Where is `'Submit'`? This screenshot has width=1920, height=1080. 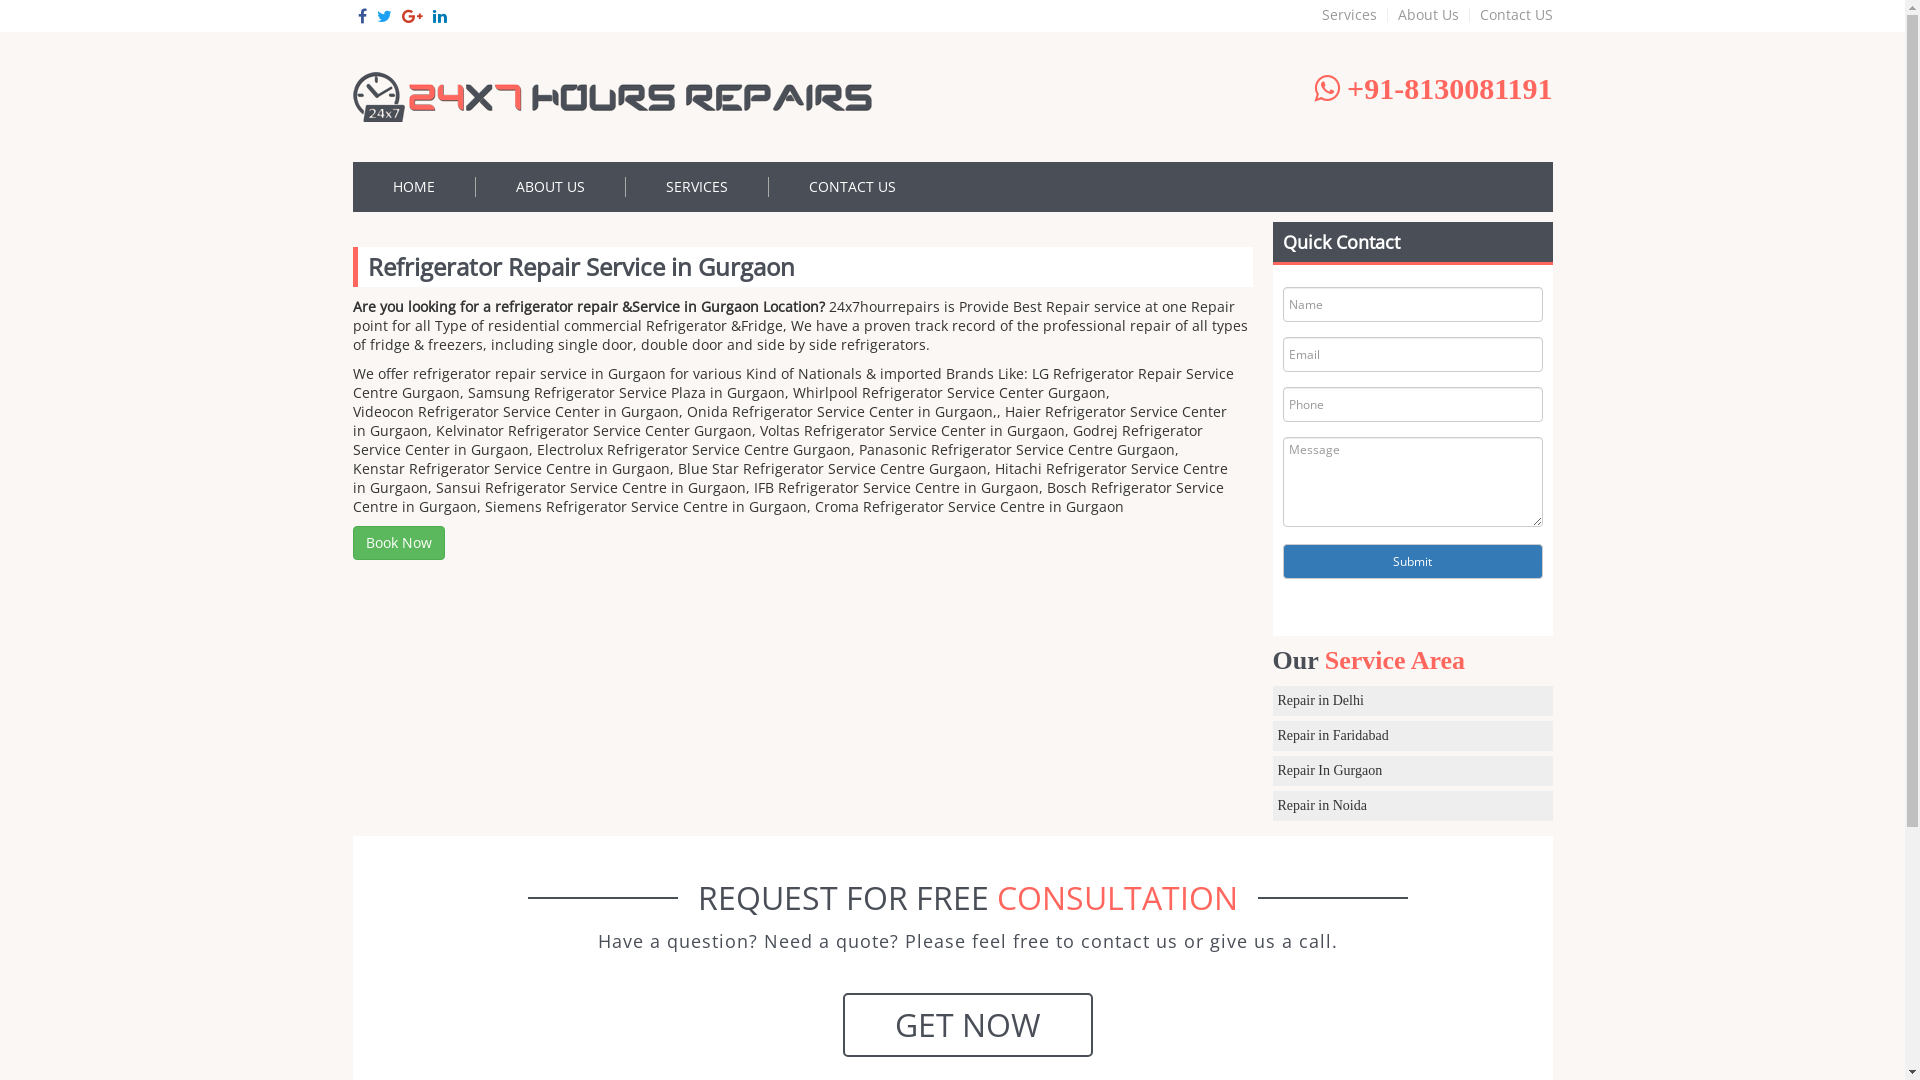 'Submit' is located at coordinates (1281, 561).